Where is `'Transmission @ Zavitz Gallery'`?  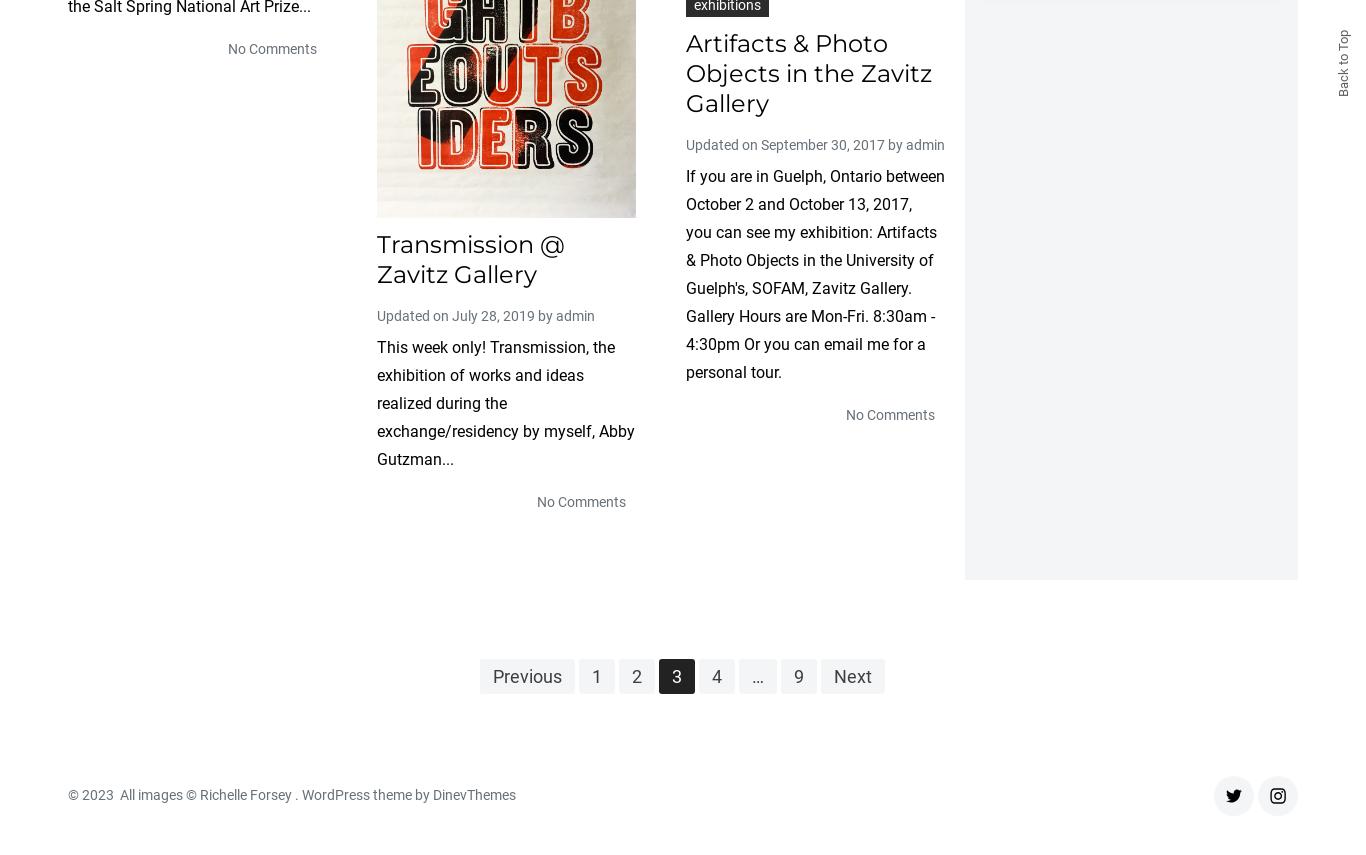
'Transmission @ Zavitz Gallery' is located at coordinates (470, 257).